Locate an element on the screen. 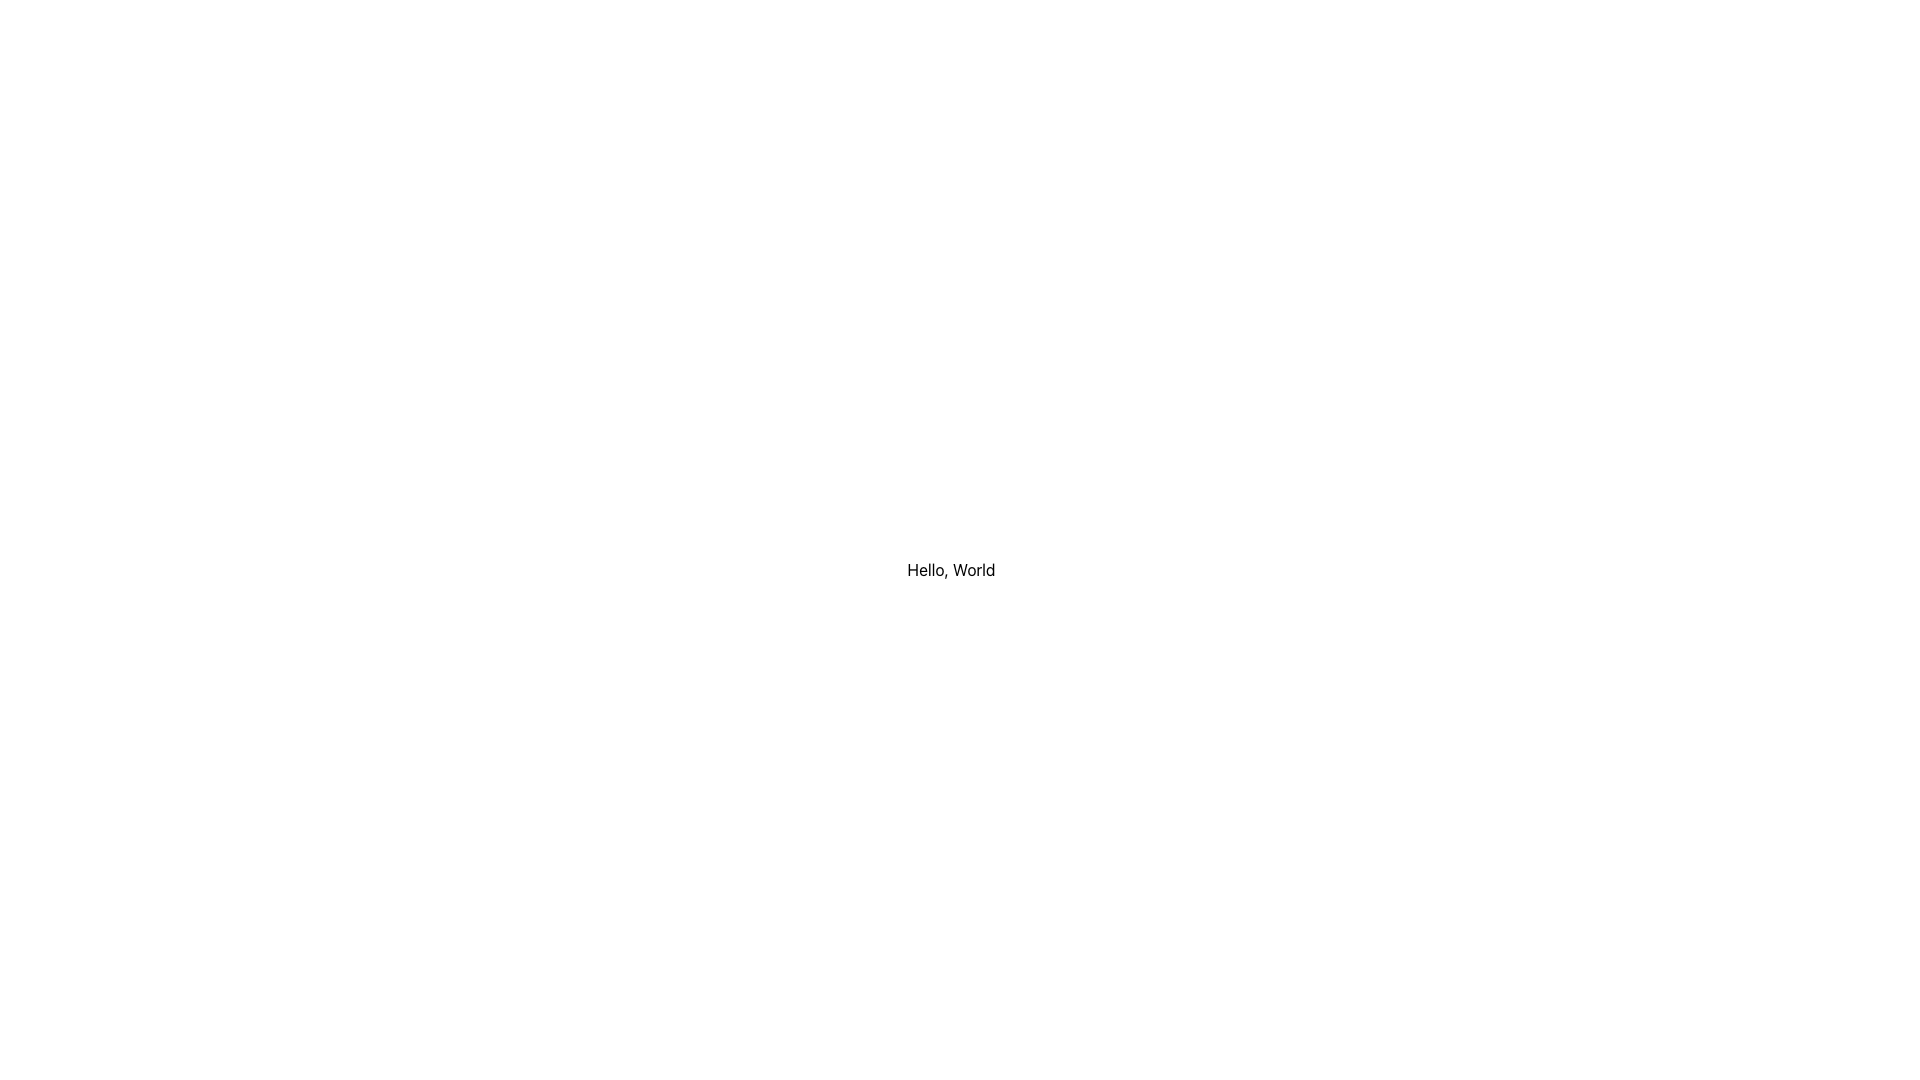  the Text Display element that shows 'Hello, World' in a sans-serif black font on a white background is located at coordinates (950, 570).